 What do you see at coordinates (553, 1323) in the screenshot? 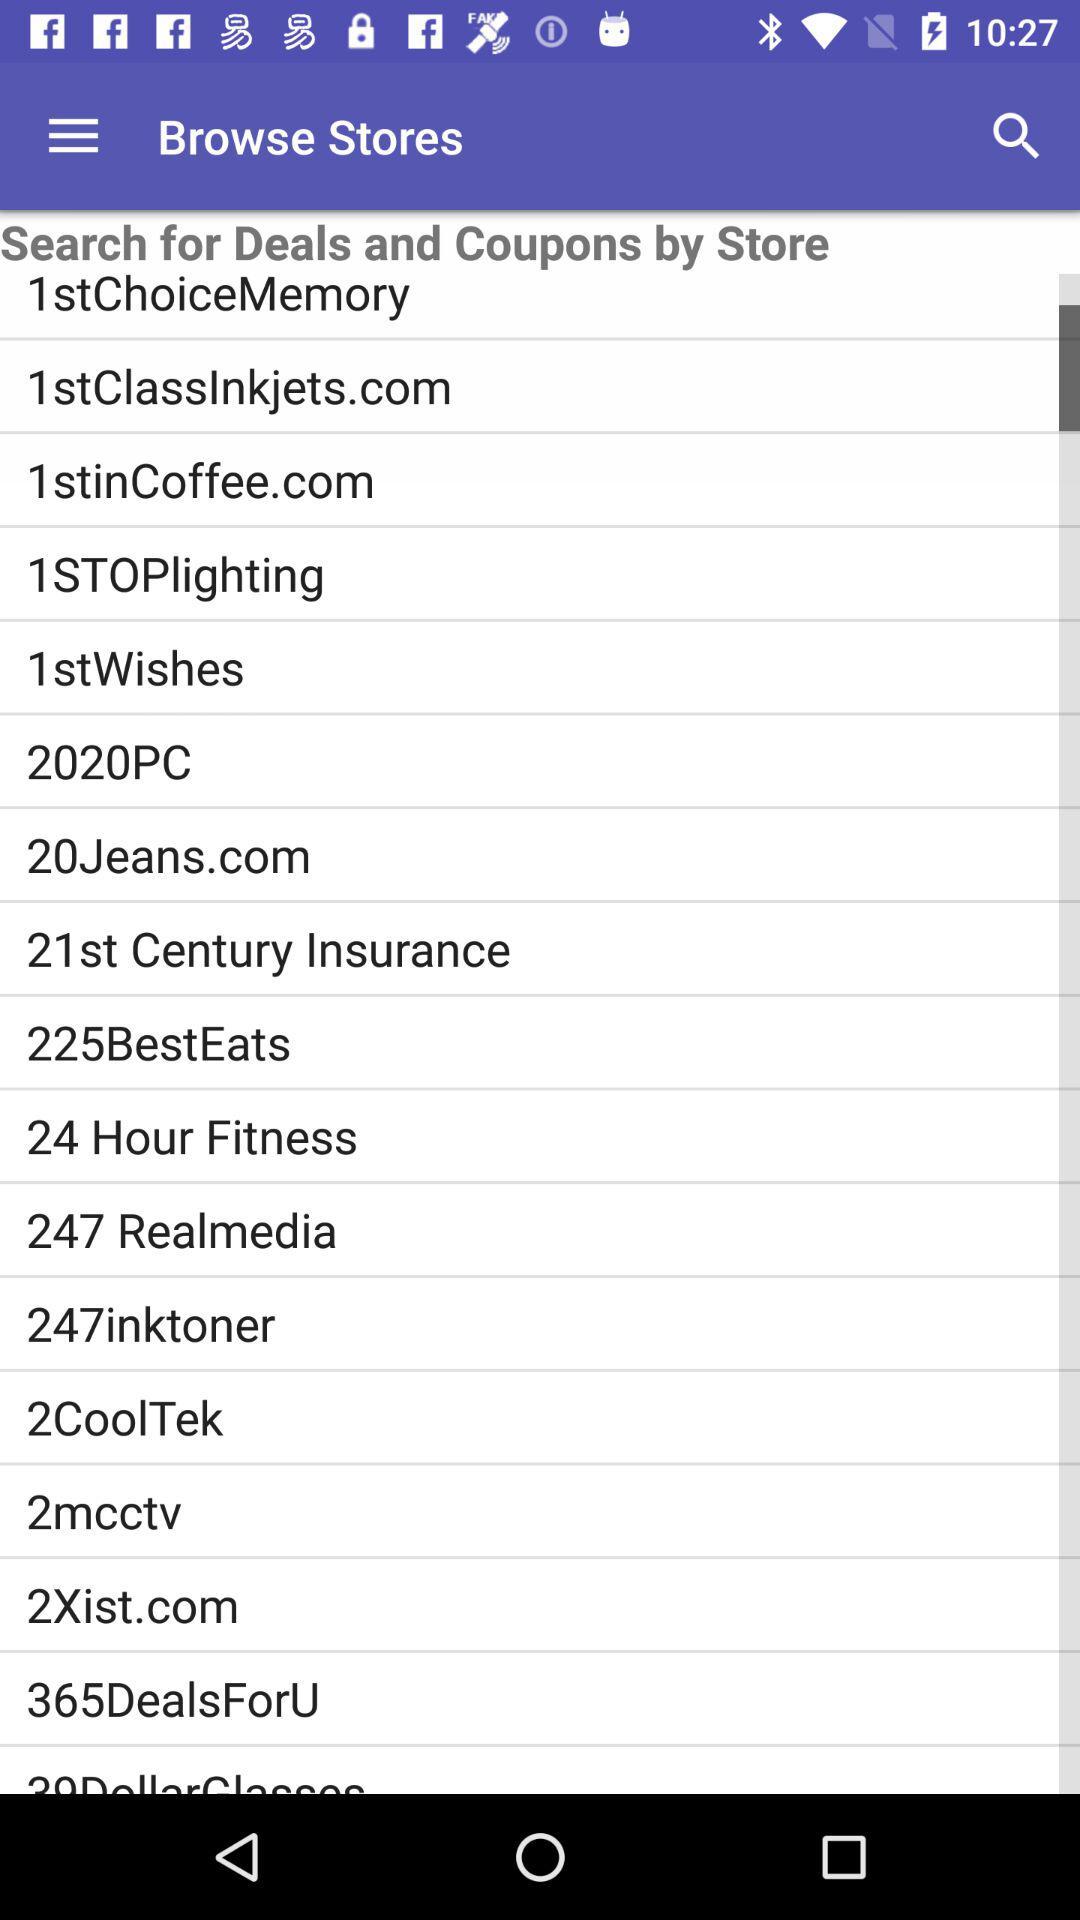
I see `the item above the 2cooltek icon` at bounding box center [553, 1323].